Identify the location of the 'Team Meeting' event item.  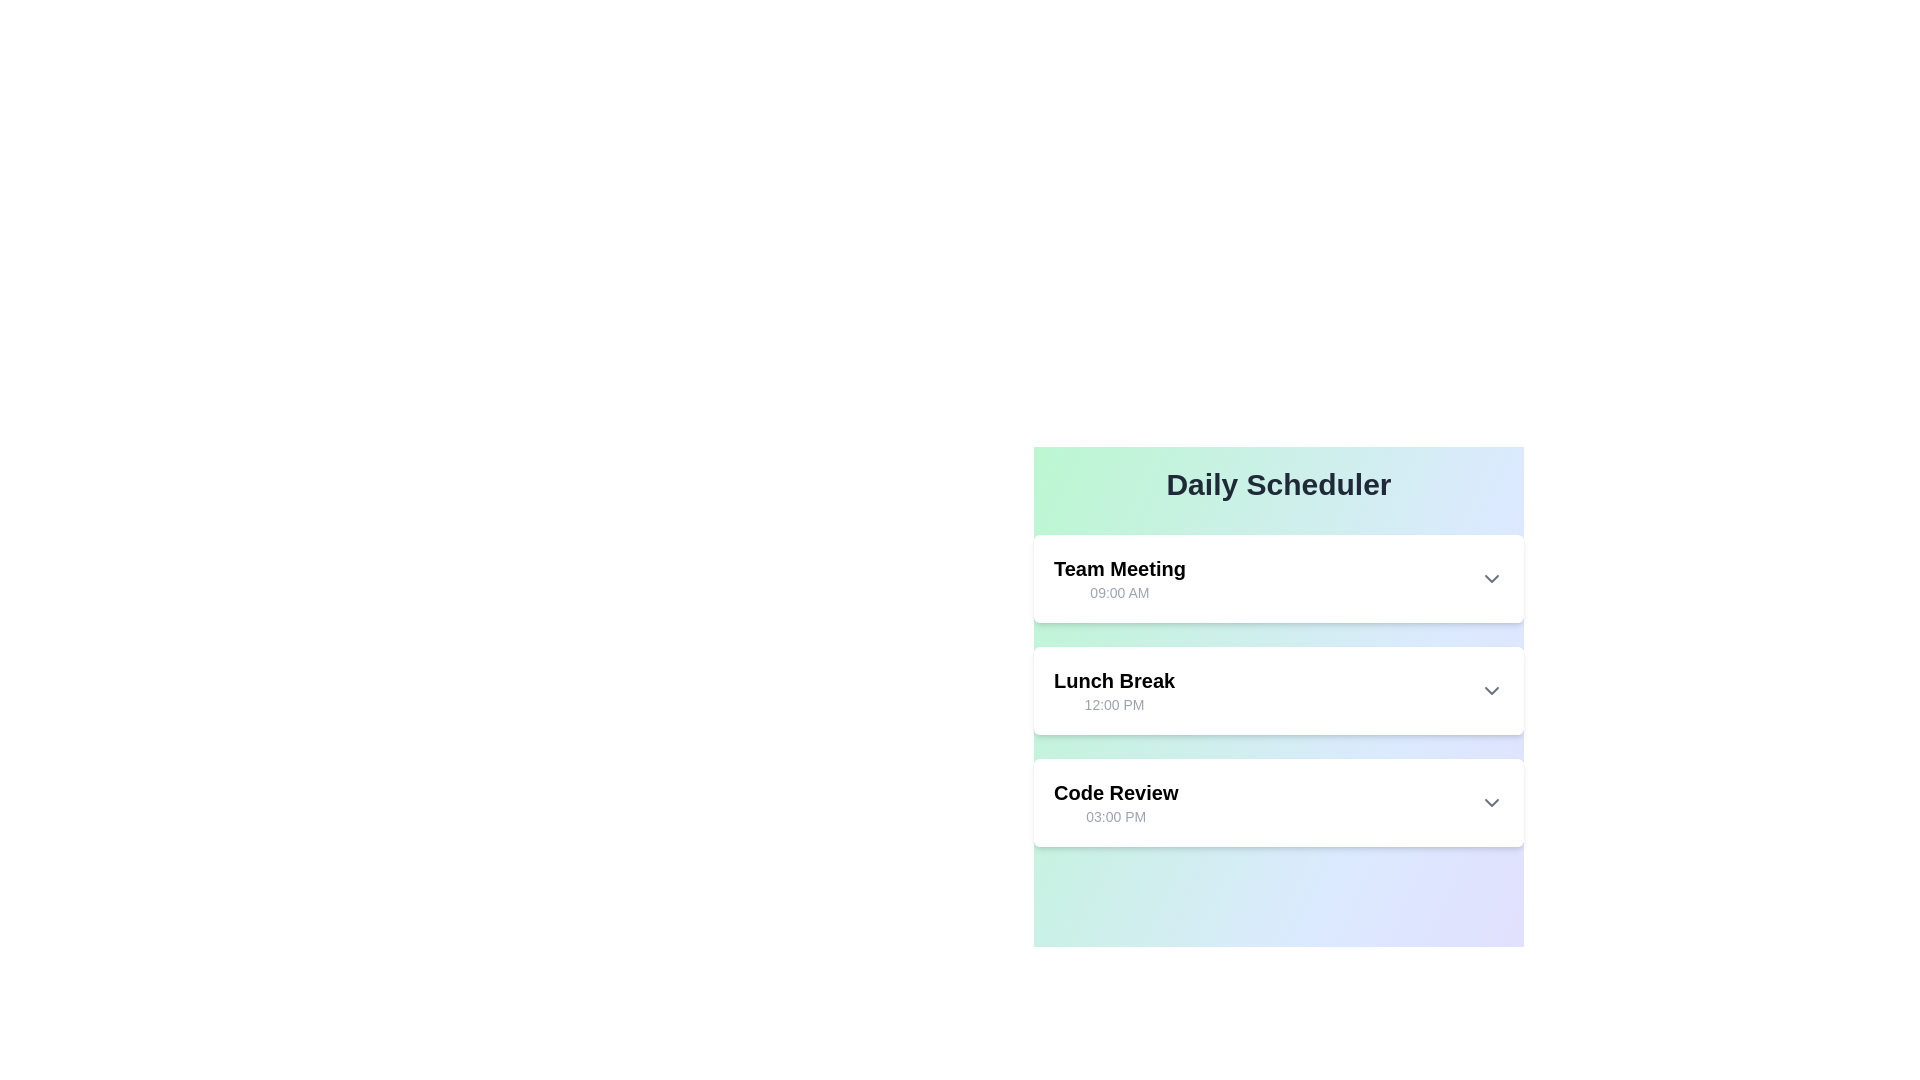
(1277, 578).